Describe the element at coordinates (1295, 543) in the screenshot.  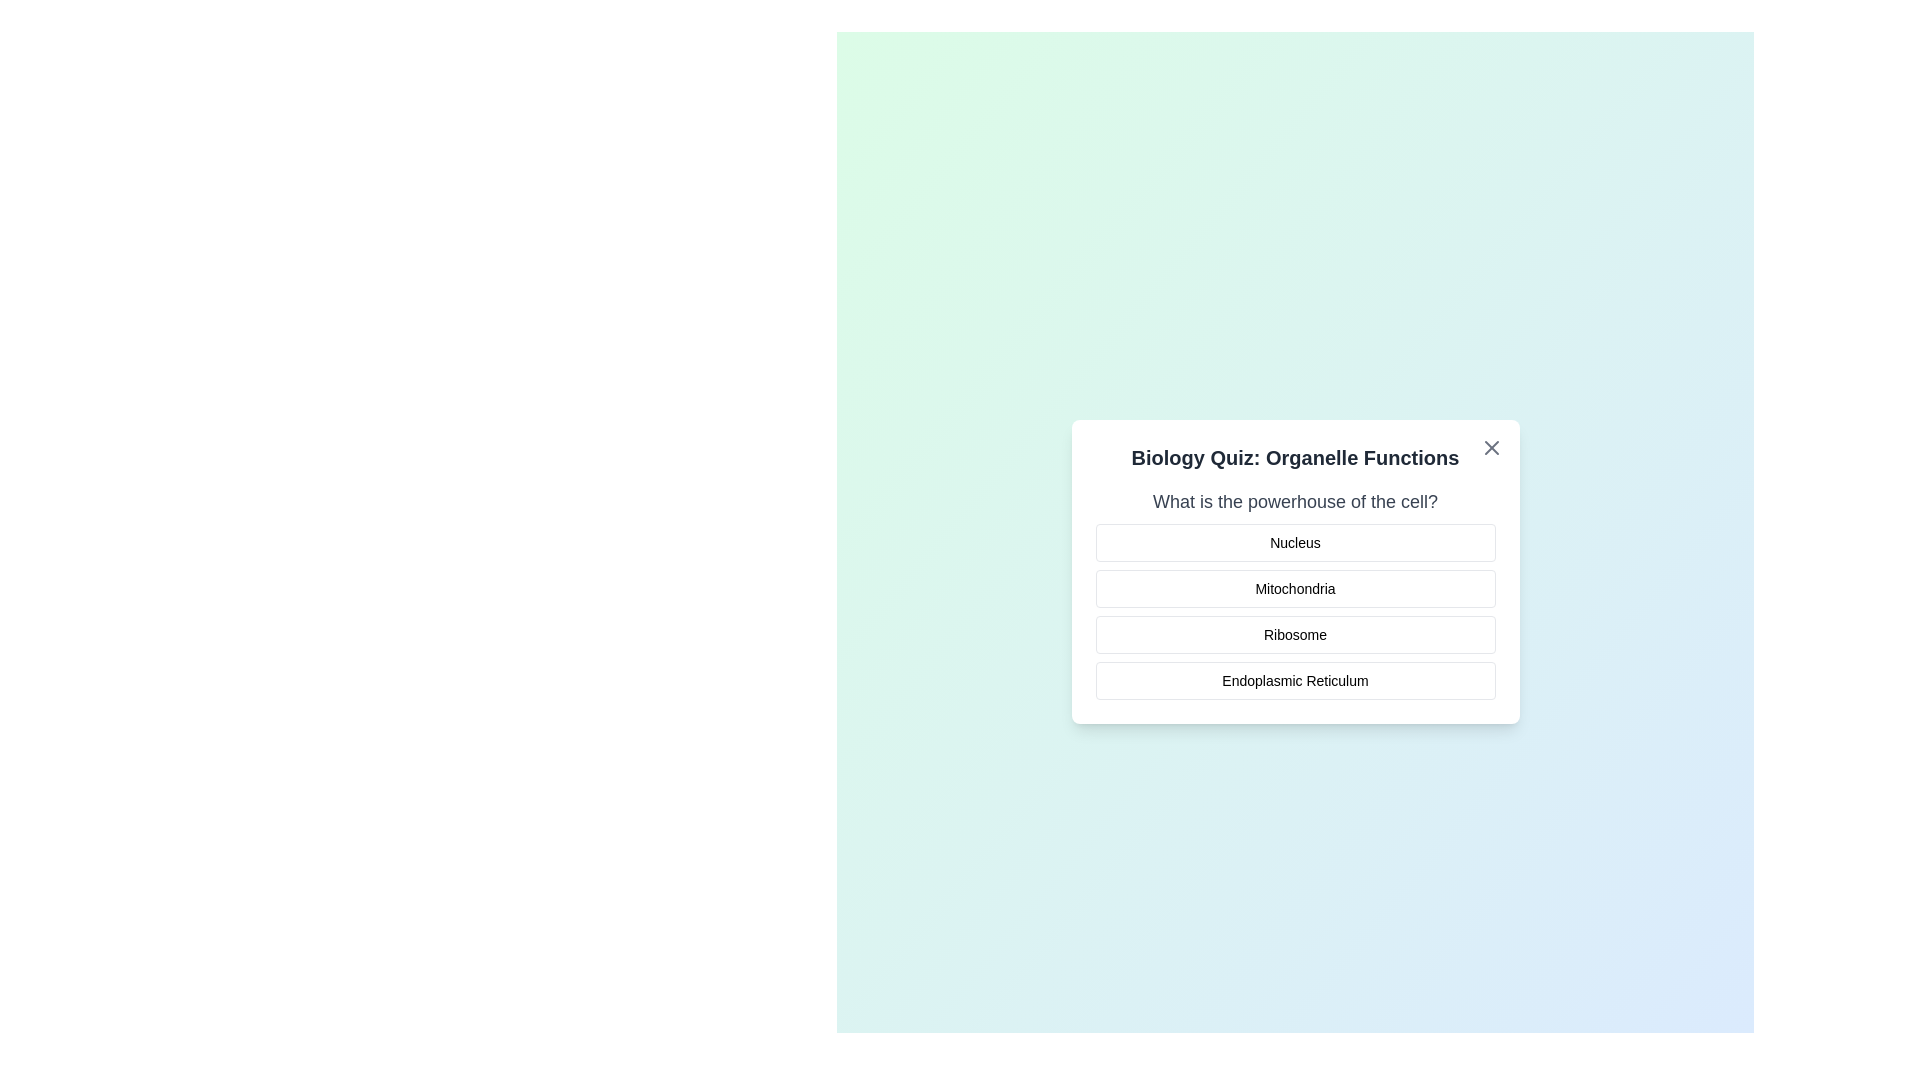
I see `the answer option Nucleus to select it` at that location.